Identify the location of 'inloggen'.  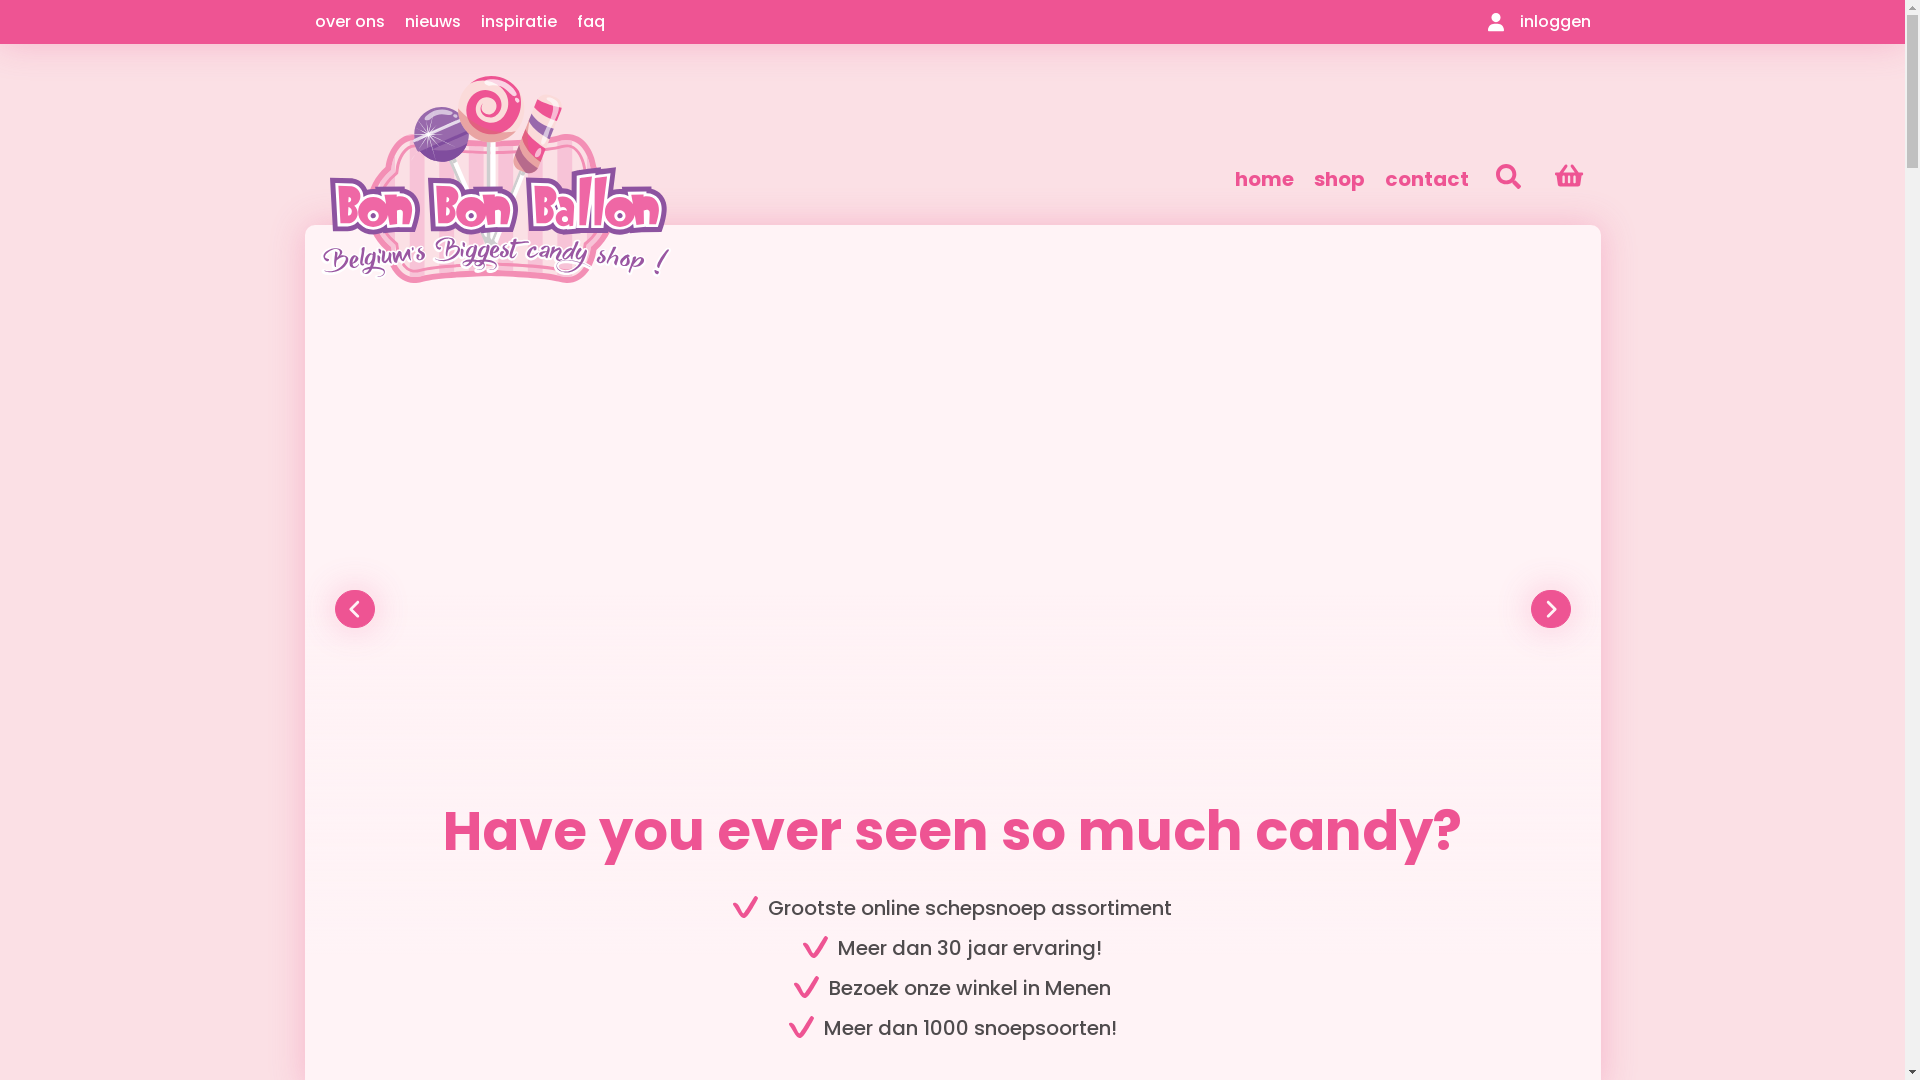
(1478, 22).